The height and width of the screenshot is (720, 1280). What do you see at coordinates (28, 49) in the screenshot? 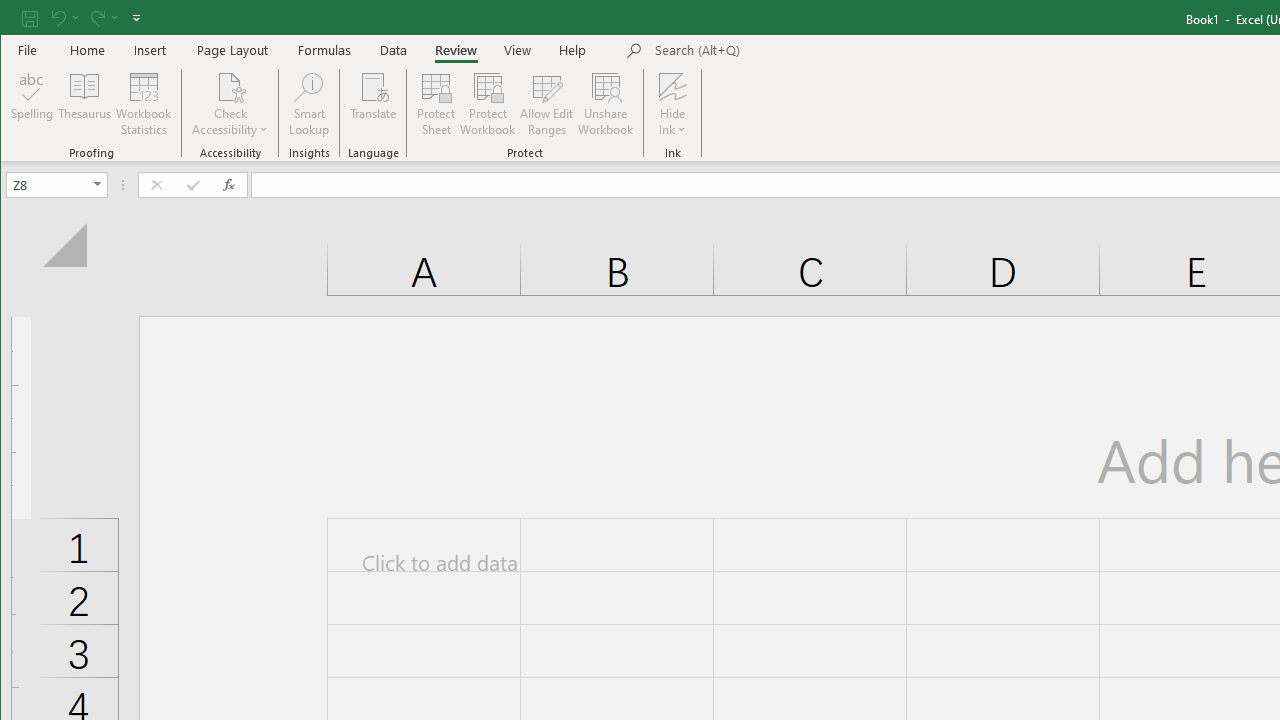
I see `'File Tab'` at bounding box center [28, 49].